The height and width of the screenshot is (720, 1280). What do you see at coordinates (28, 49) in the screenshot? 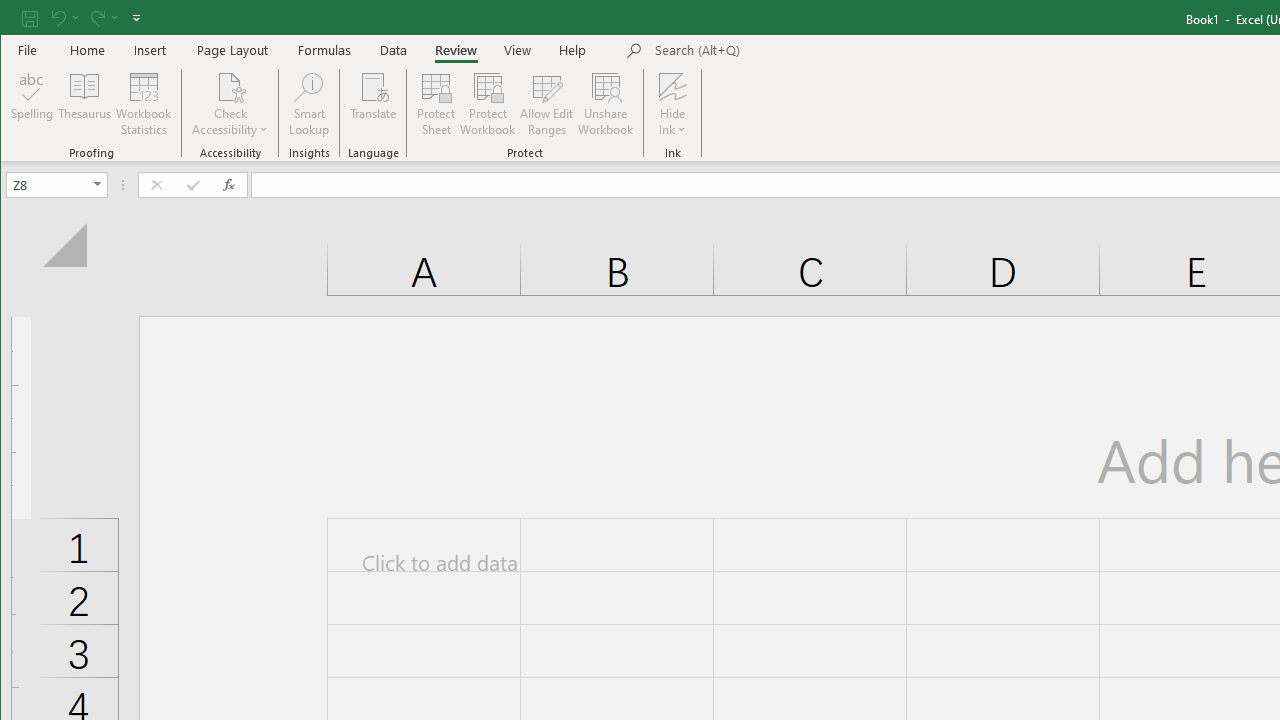
I see `'File Tab'` at bounding box center [28, 49].